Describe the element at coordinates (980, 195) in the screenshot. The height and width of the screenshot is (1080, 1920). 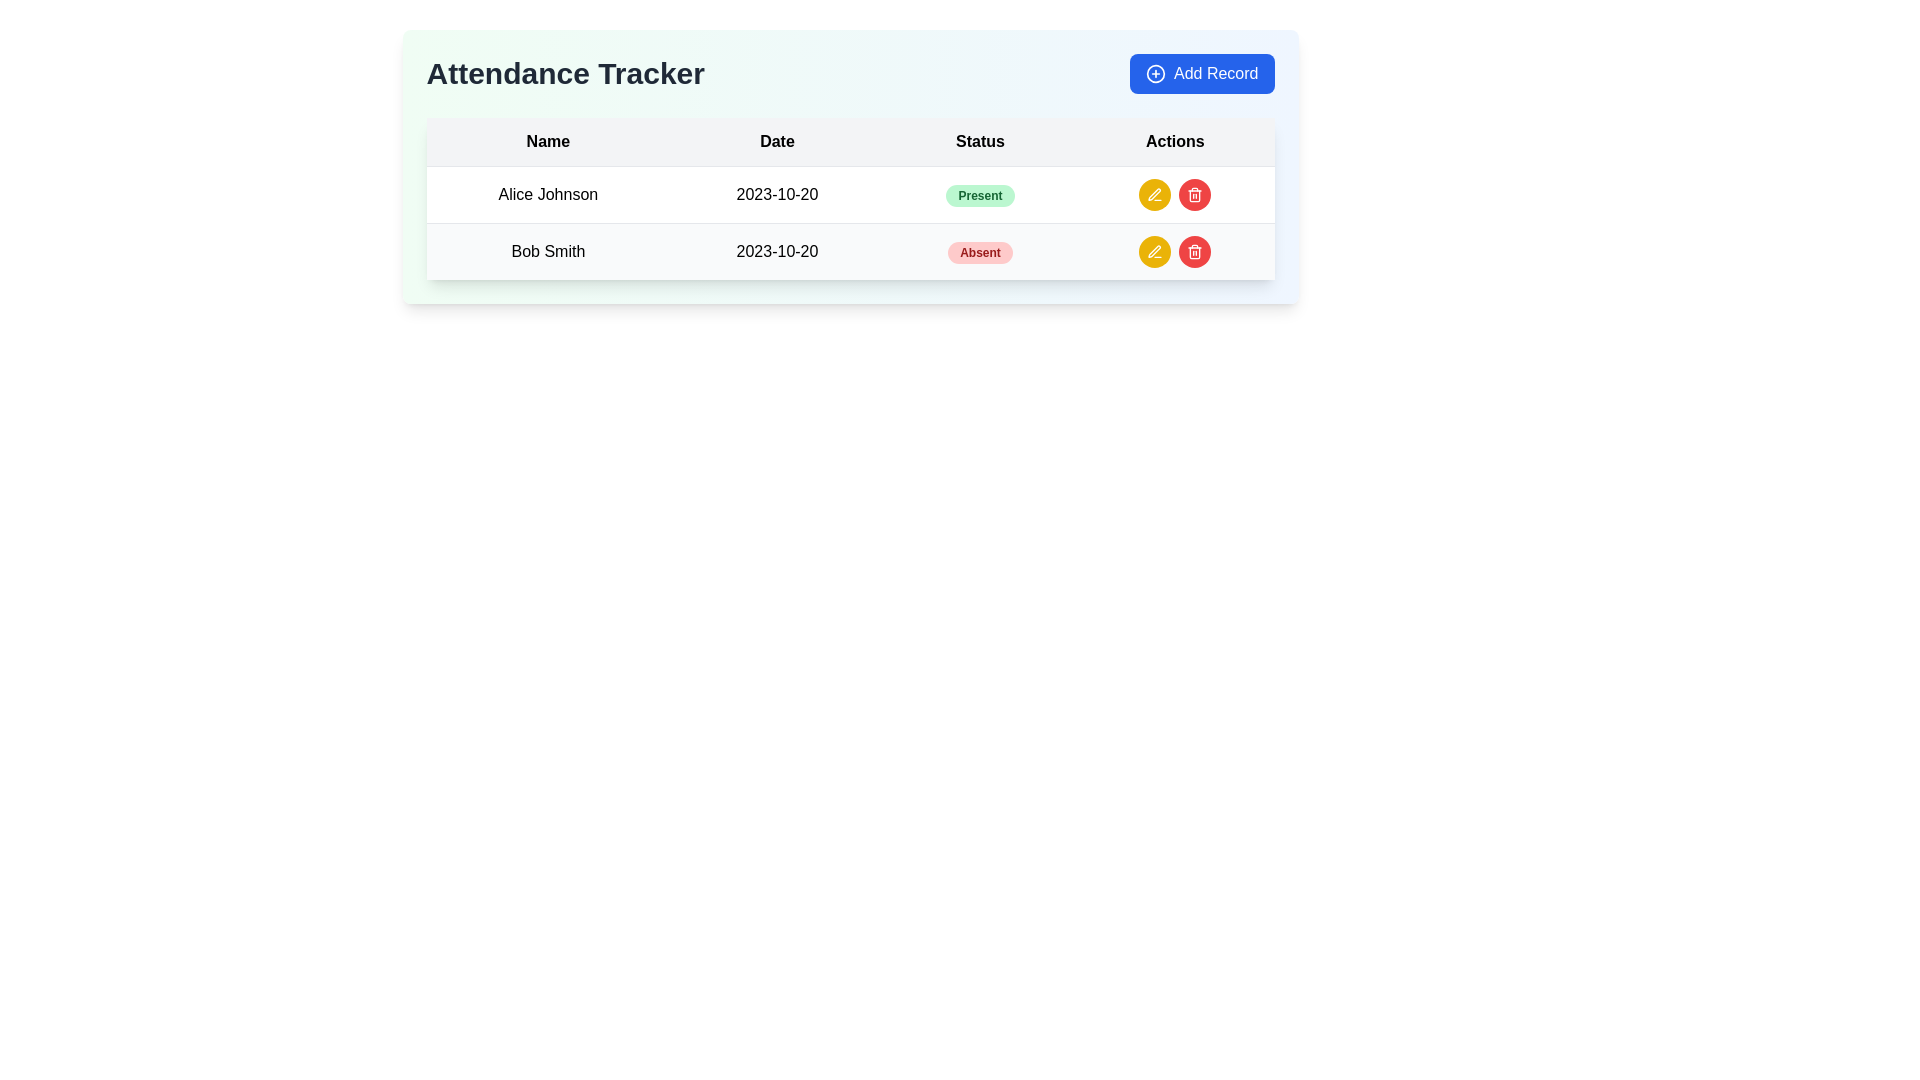
I see `the small green button-like status indicator labeled 'Present' in the first row of the attendance table, which is located in the 'Status' column after the 'Date' column and before the 'Actions' column` at that location.